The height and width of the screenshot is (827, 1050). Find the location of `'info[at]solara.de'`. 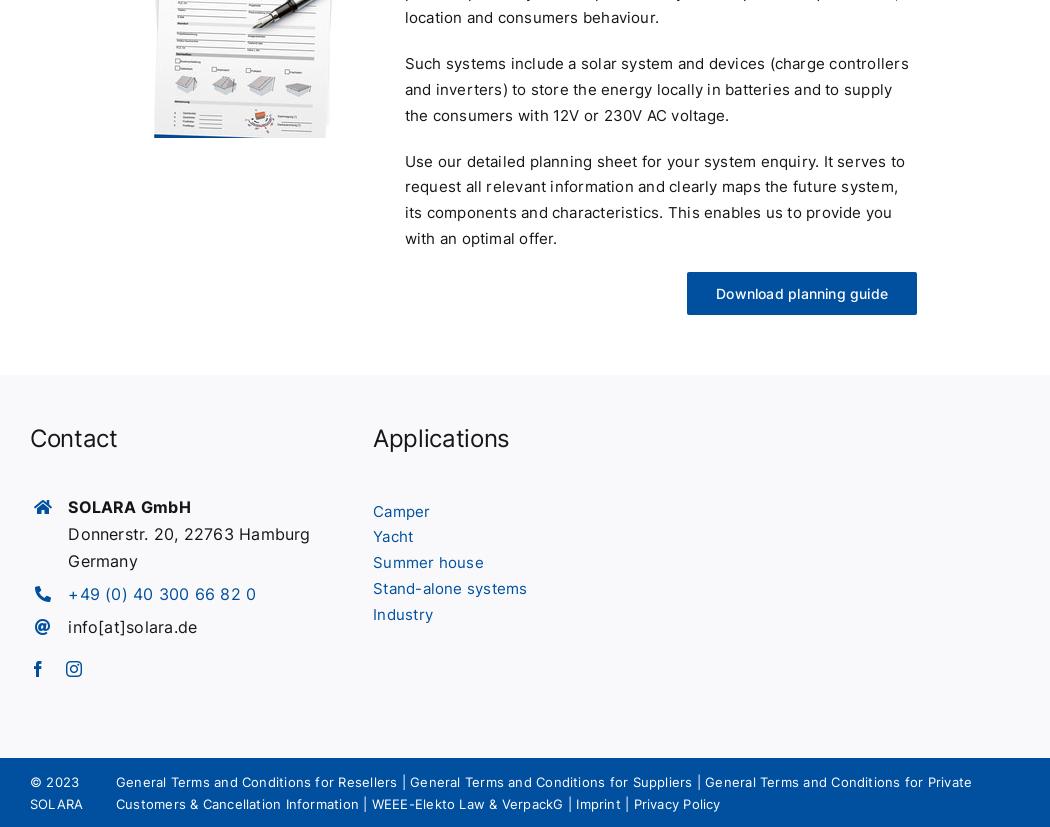

'info[at]solara.de' is located at coordinates (131, 625).